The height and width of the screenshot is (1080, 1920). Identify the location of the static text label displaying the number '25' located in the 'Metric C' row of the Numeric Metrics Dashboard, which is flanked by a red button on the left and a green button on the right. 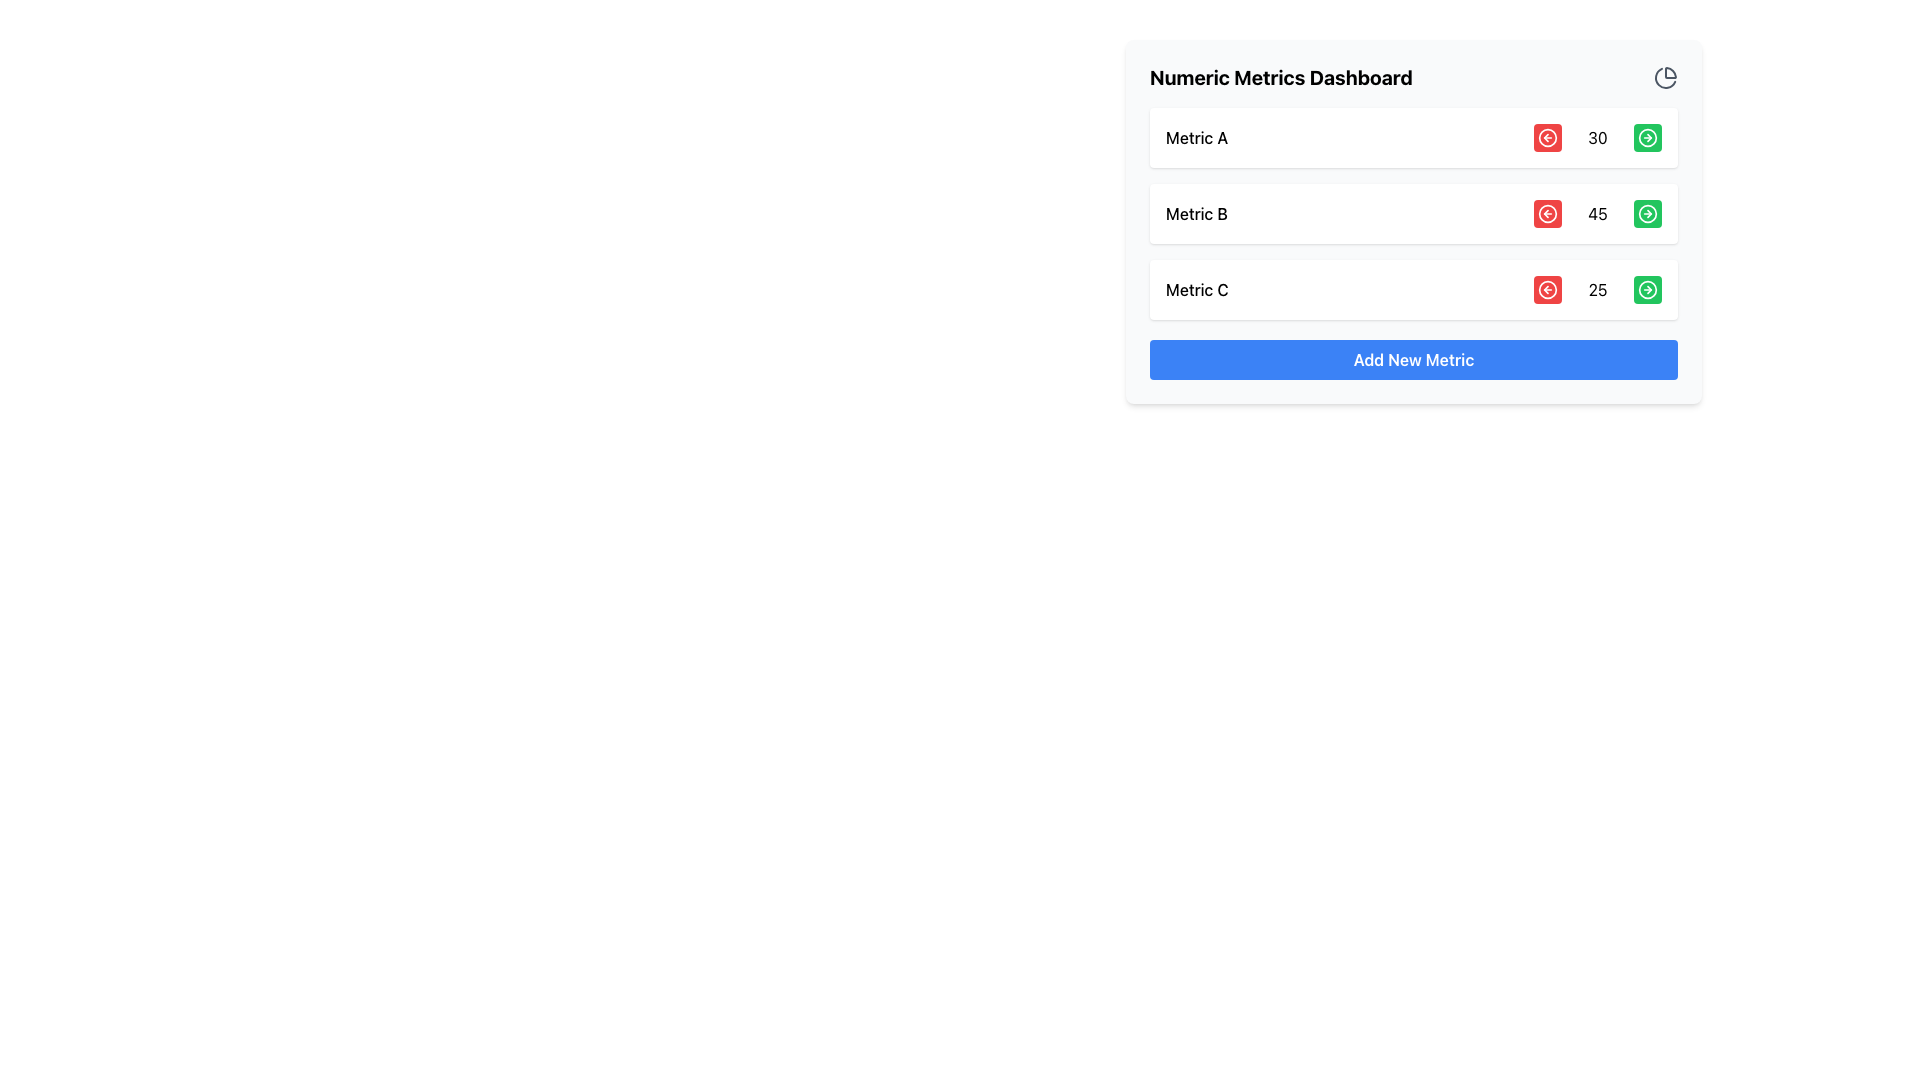
(1597, 289).